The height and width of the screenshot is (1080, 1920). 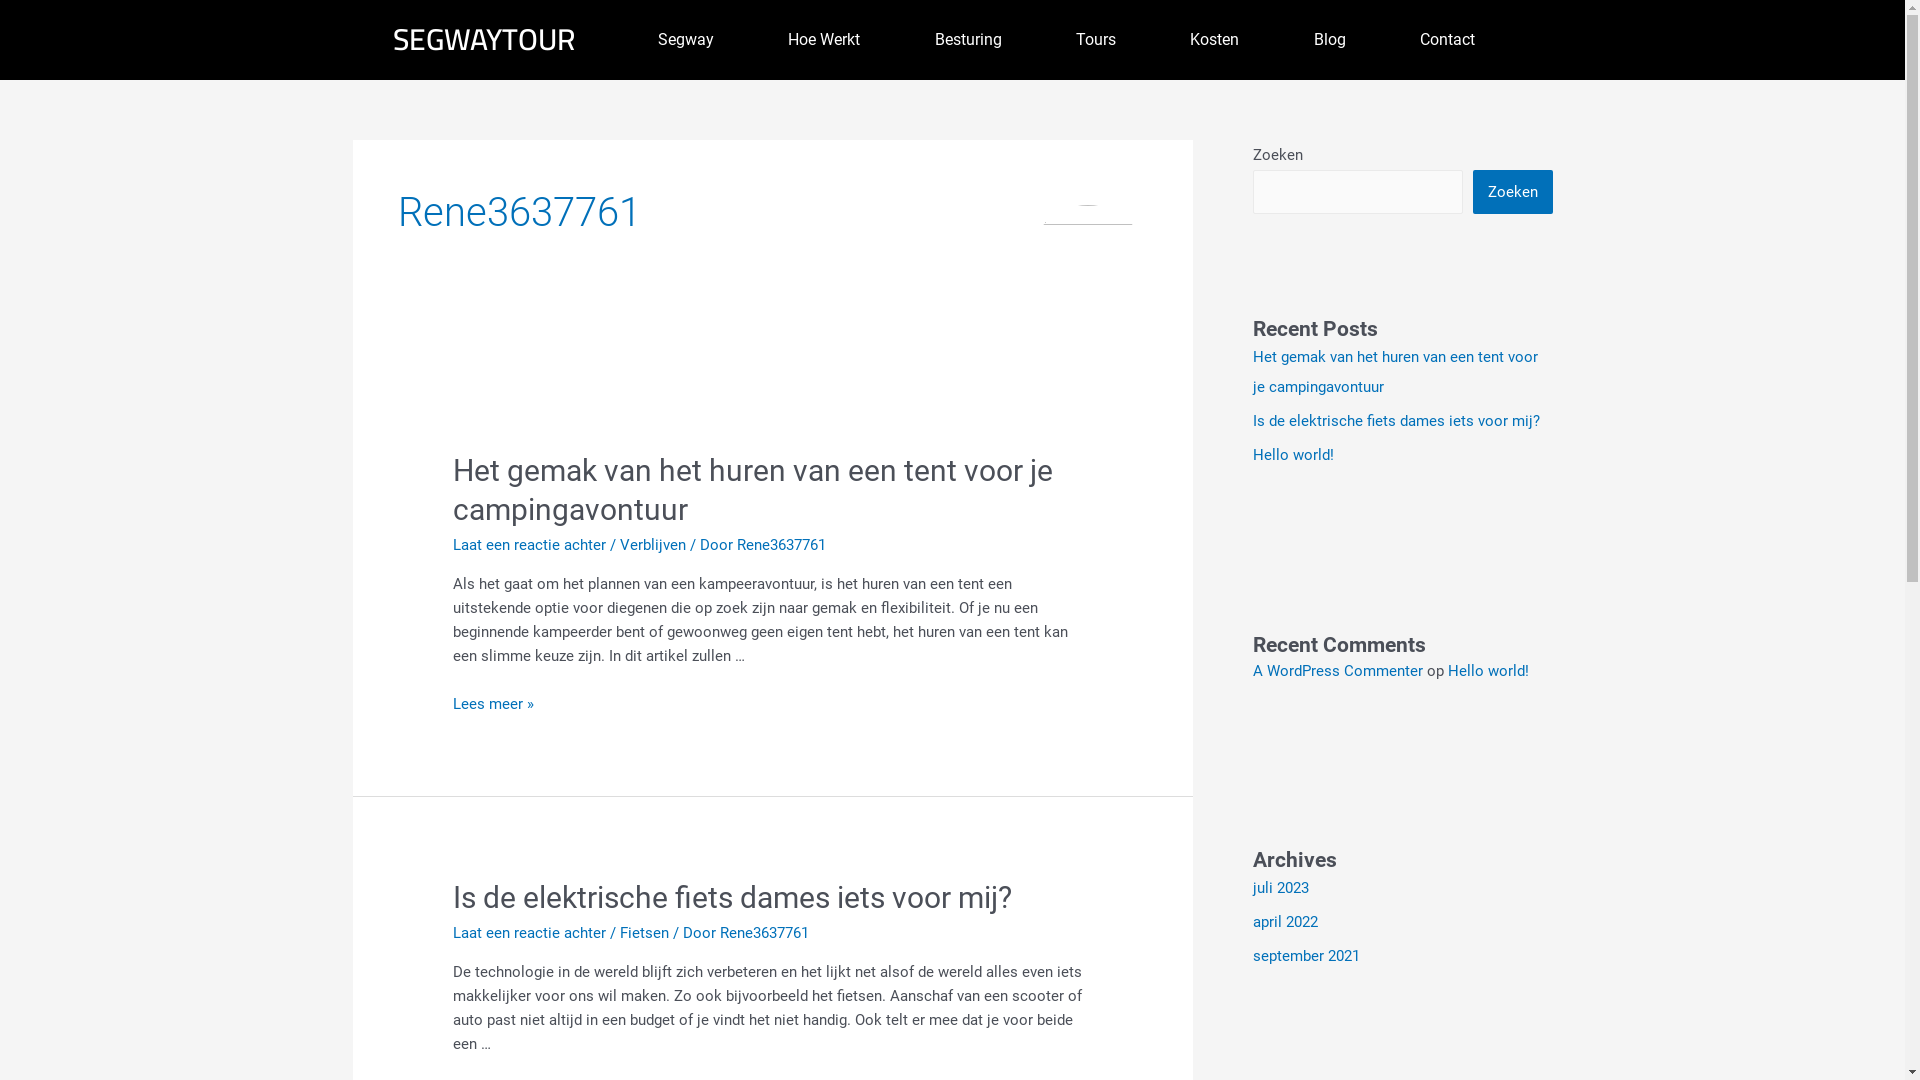 I want to click on 'Verblijven', so click(x=652, y=544).